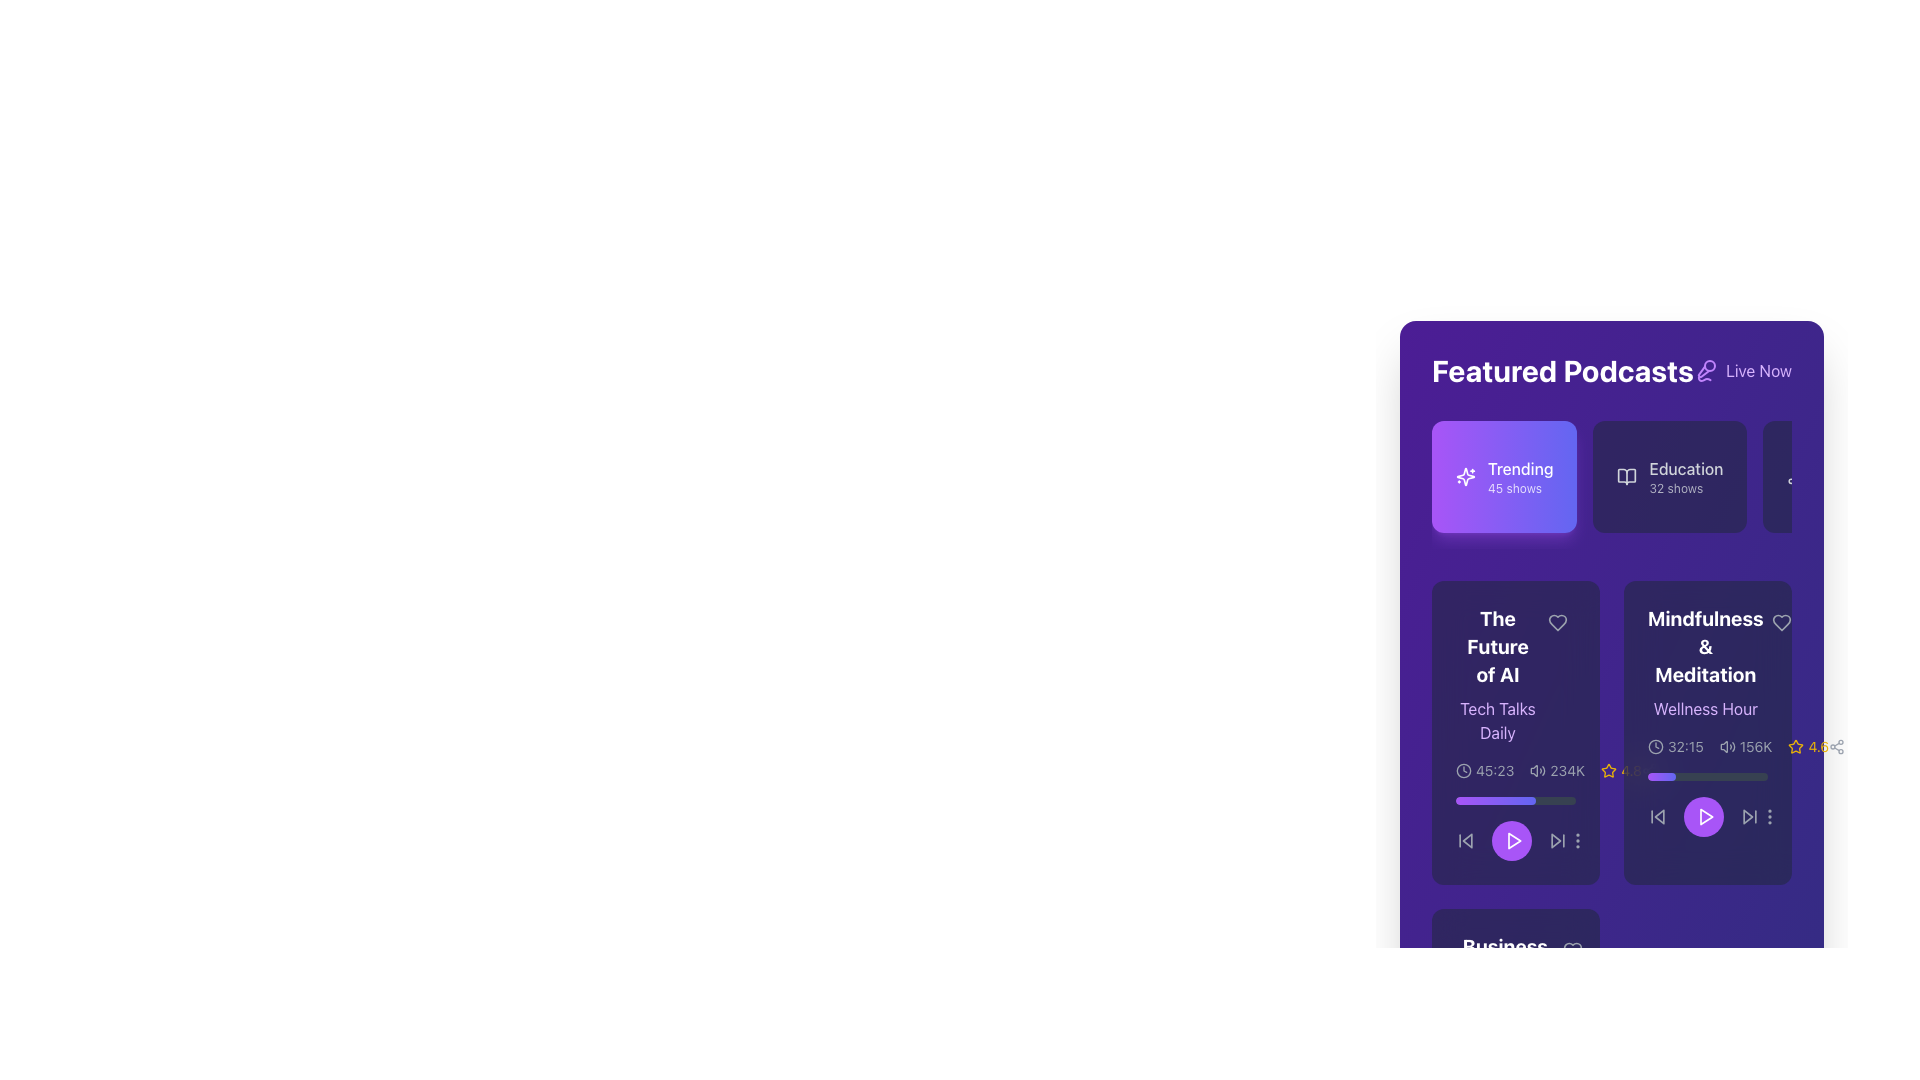 Image resolution: width=1920 pixels, height=1080 pixels. What do you see at coordinates (1464, 800) in the screenshot?
I see `the slider value` at bounding box center [1464, 800].